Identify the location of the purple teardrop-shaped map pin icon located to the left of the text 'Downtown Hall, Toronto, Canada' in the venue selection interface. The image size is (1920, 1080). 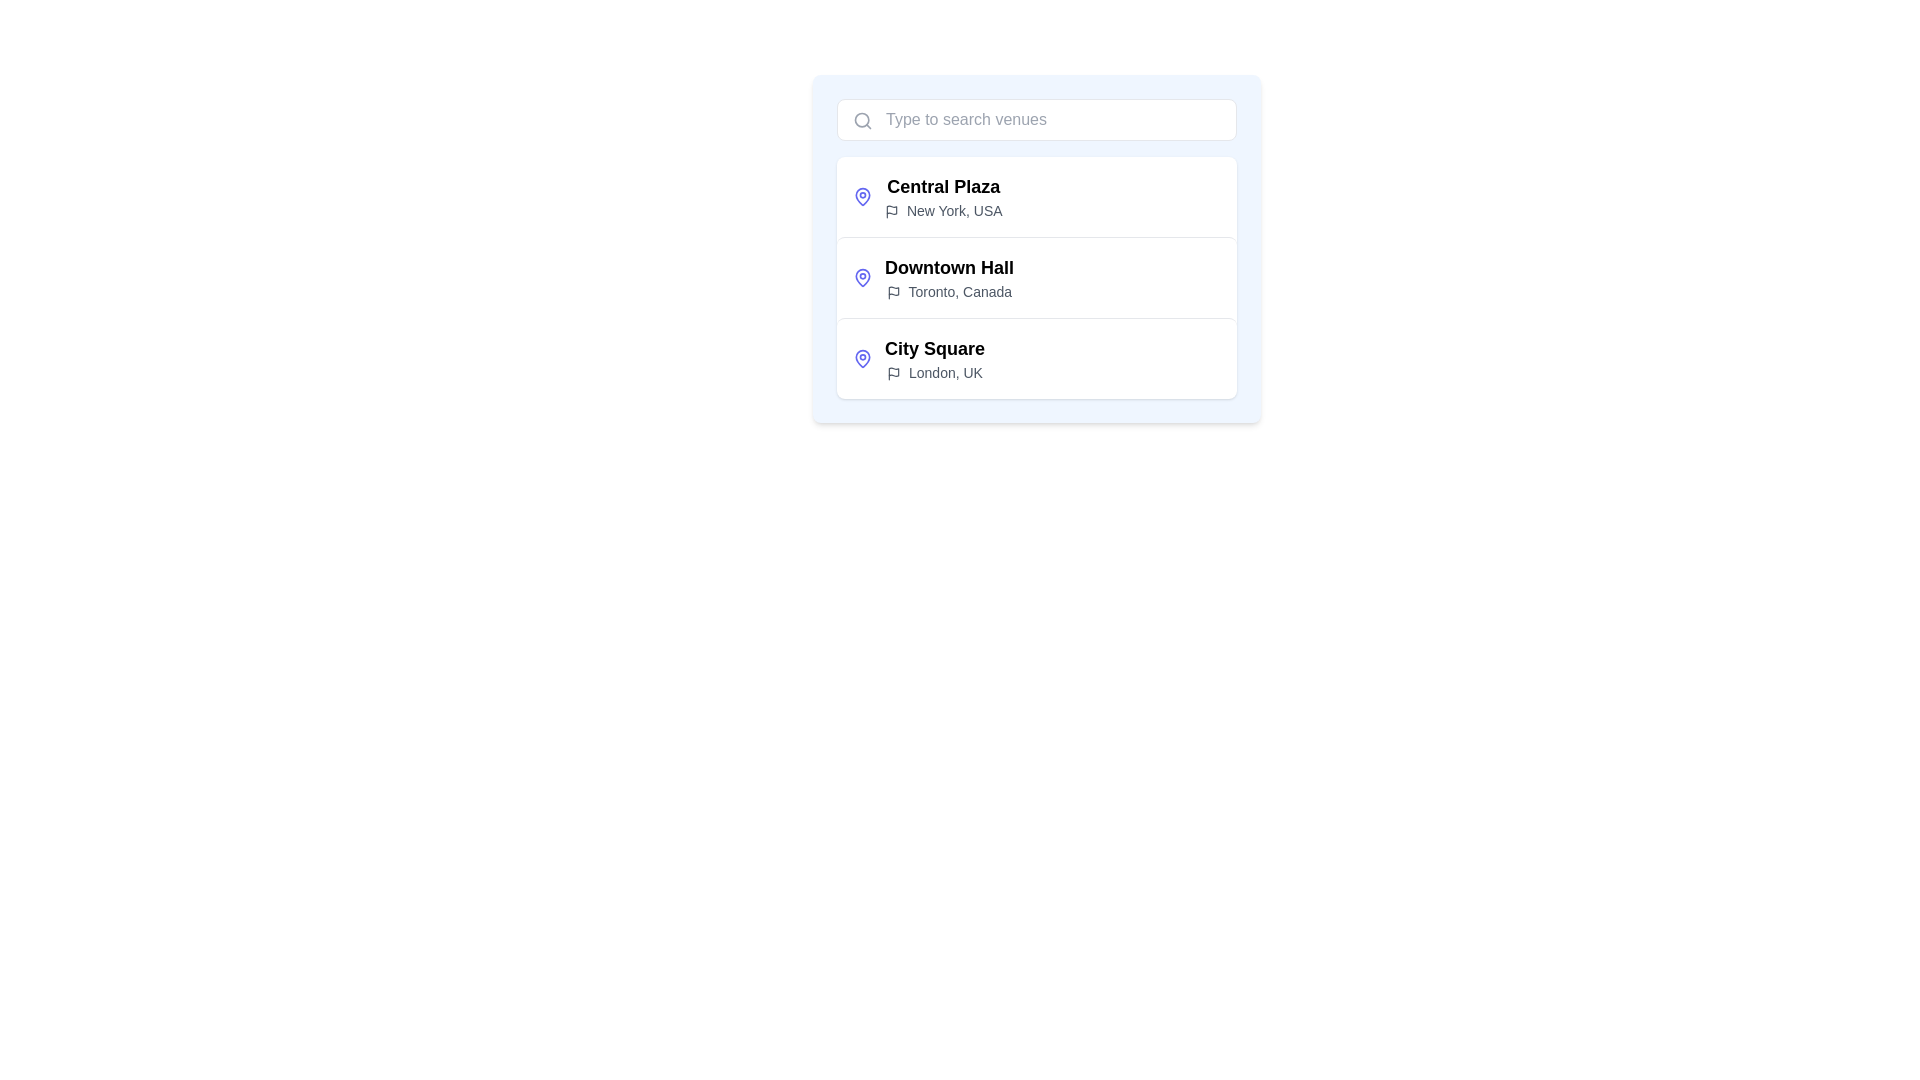
(863, 277).